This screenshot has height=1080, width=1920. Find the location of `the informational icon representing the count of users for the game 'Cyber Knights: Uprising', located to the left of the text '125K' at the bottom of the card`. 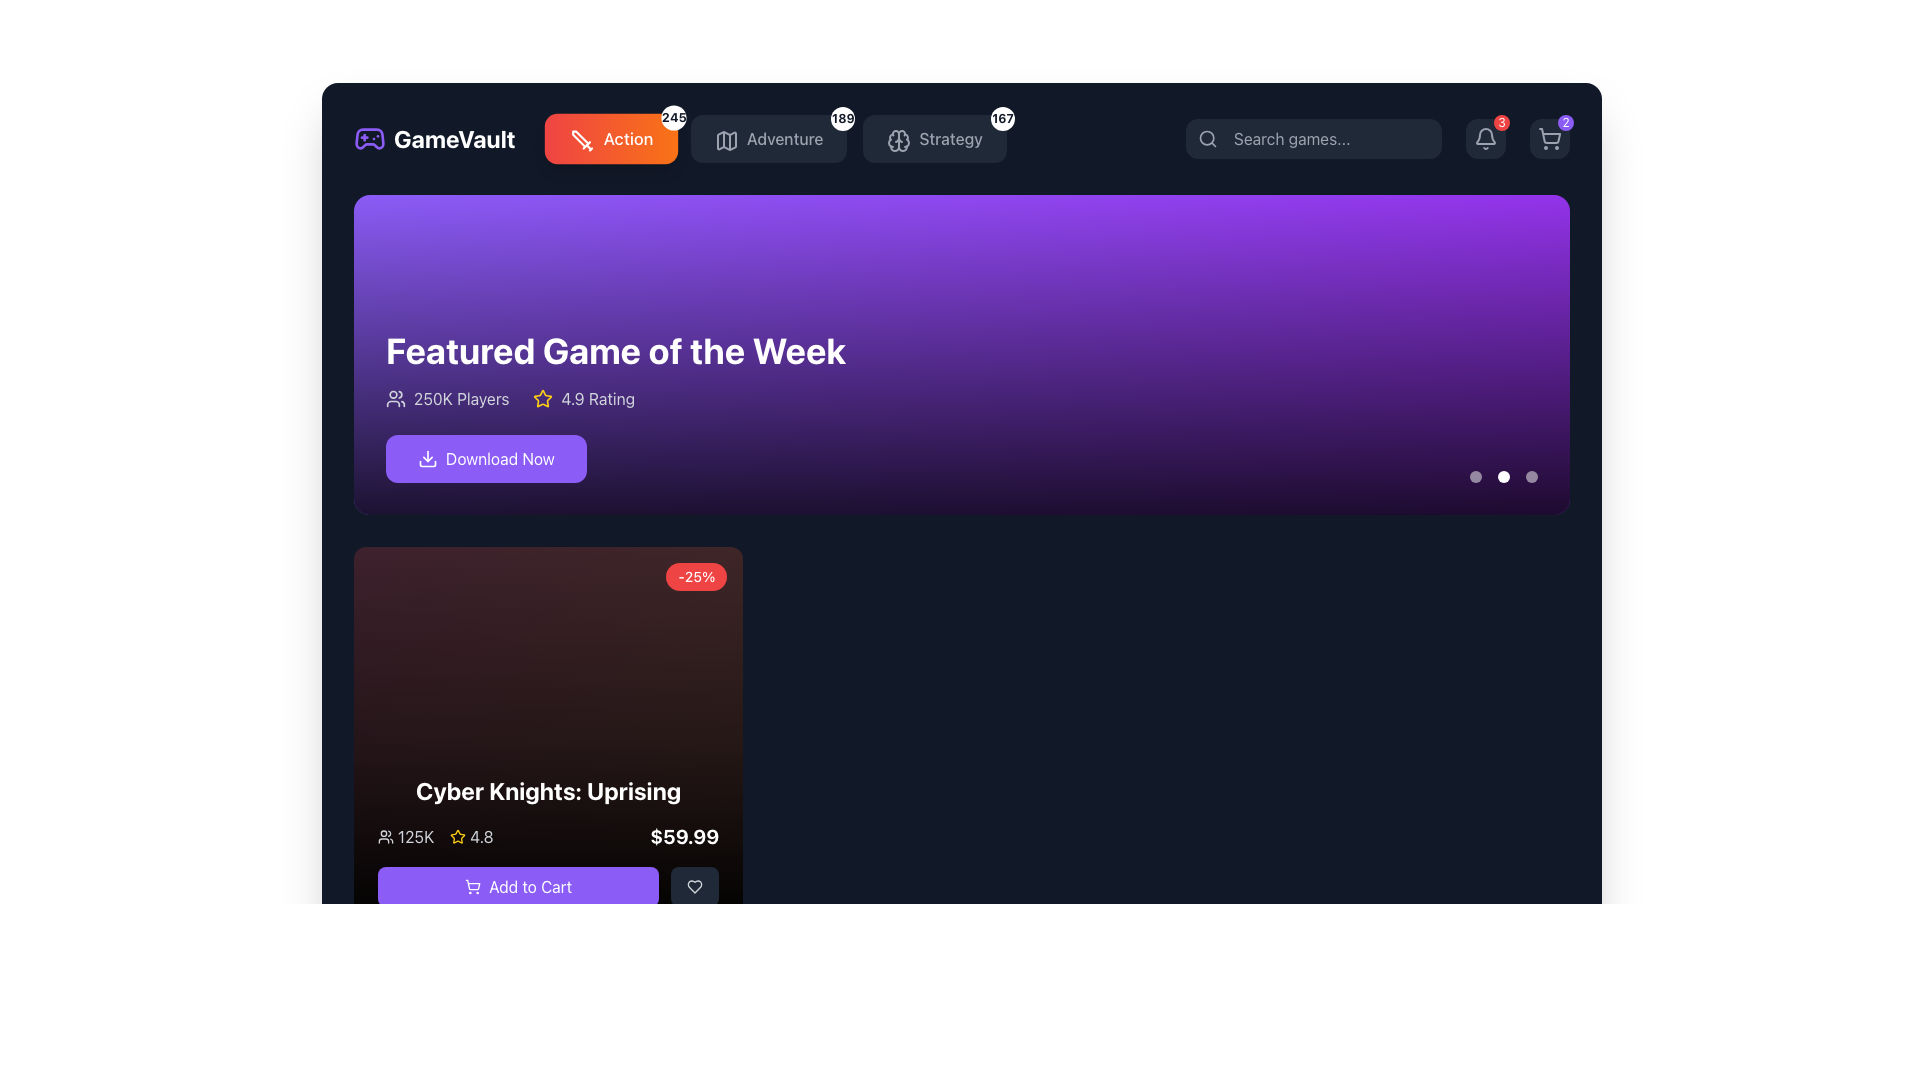

the informational icon representing the count of users for the game 'Cyber Knights: Uprising', located to the left of the text '125K' at the bottom of the card is located at coordinates (385, 837).